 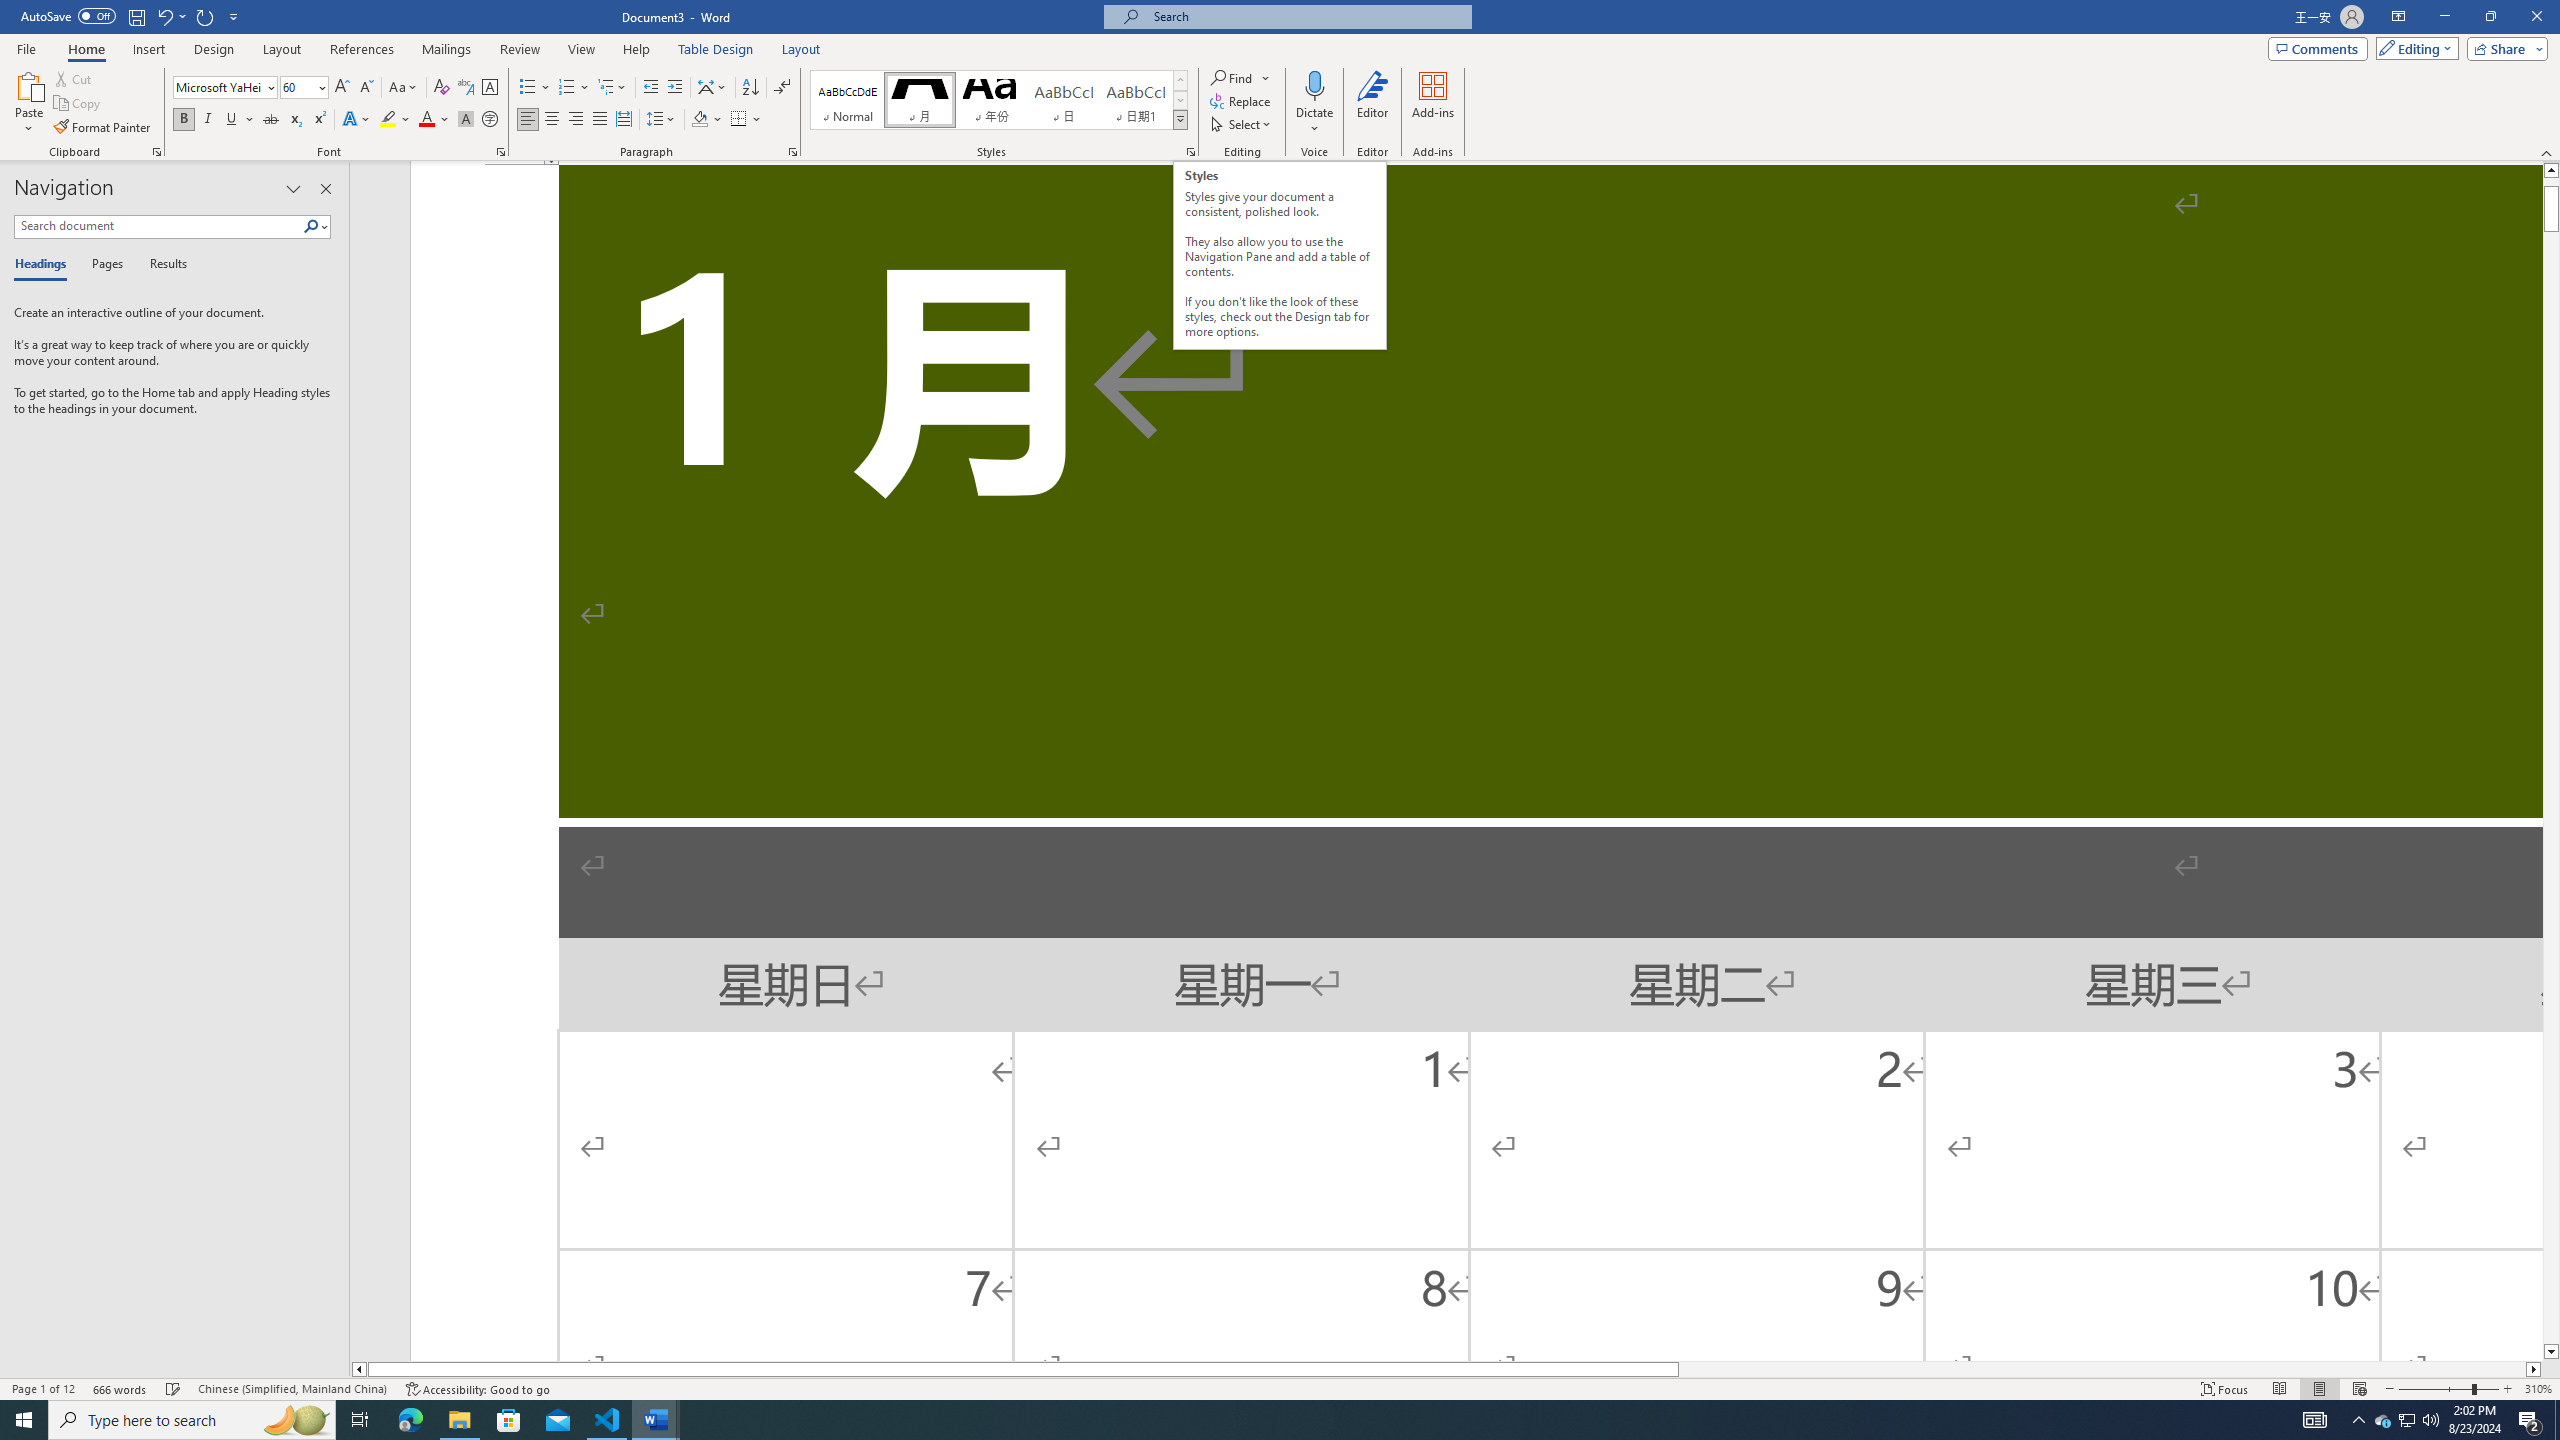 What do you see at coordinates (25, 47) in the screenshot?
I see `'File Tab'` at bounding box center [25, 47].